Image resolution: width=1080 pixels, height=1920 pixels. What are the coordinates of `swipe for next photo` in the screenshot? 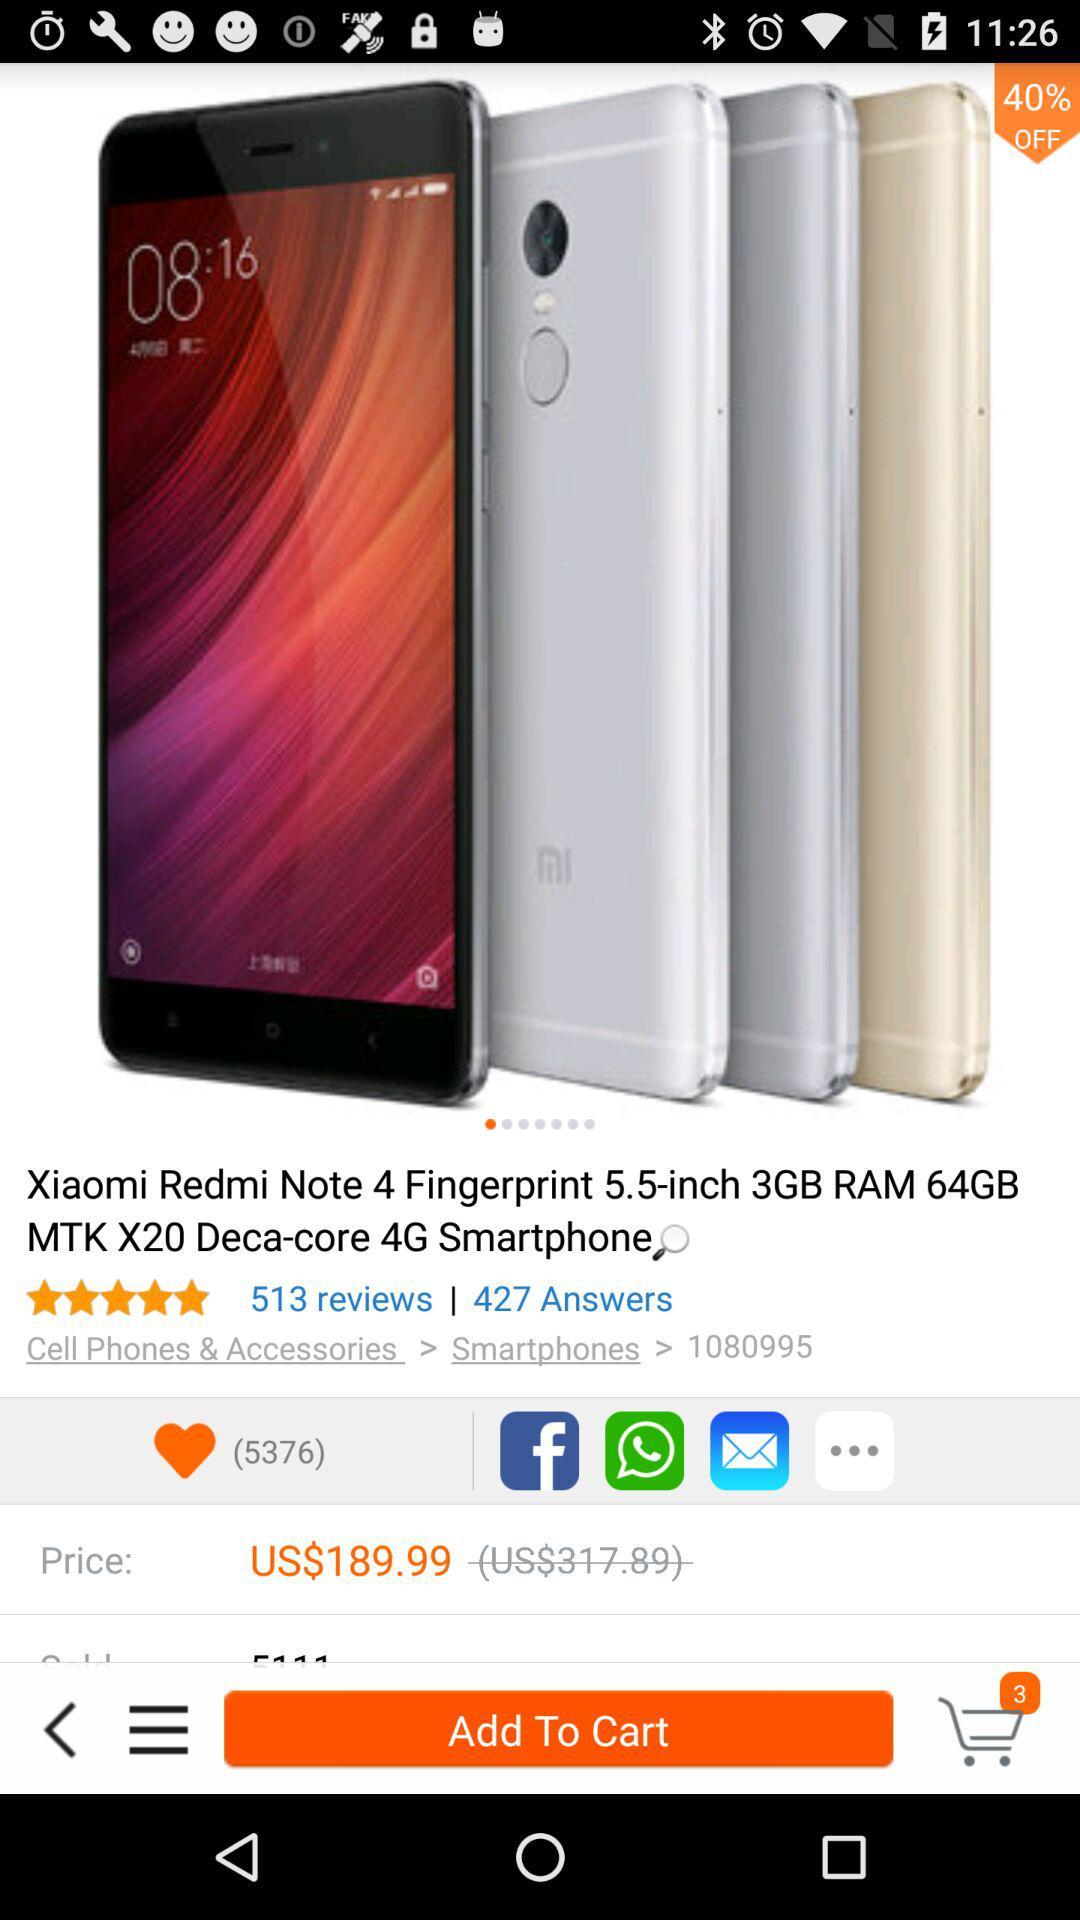 It's located at (505, 1124).